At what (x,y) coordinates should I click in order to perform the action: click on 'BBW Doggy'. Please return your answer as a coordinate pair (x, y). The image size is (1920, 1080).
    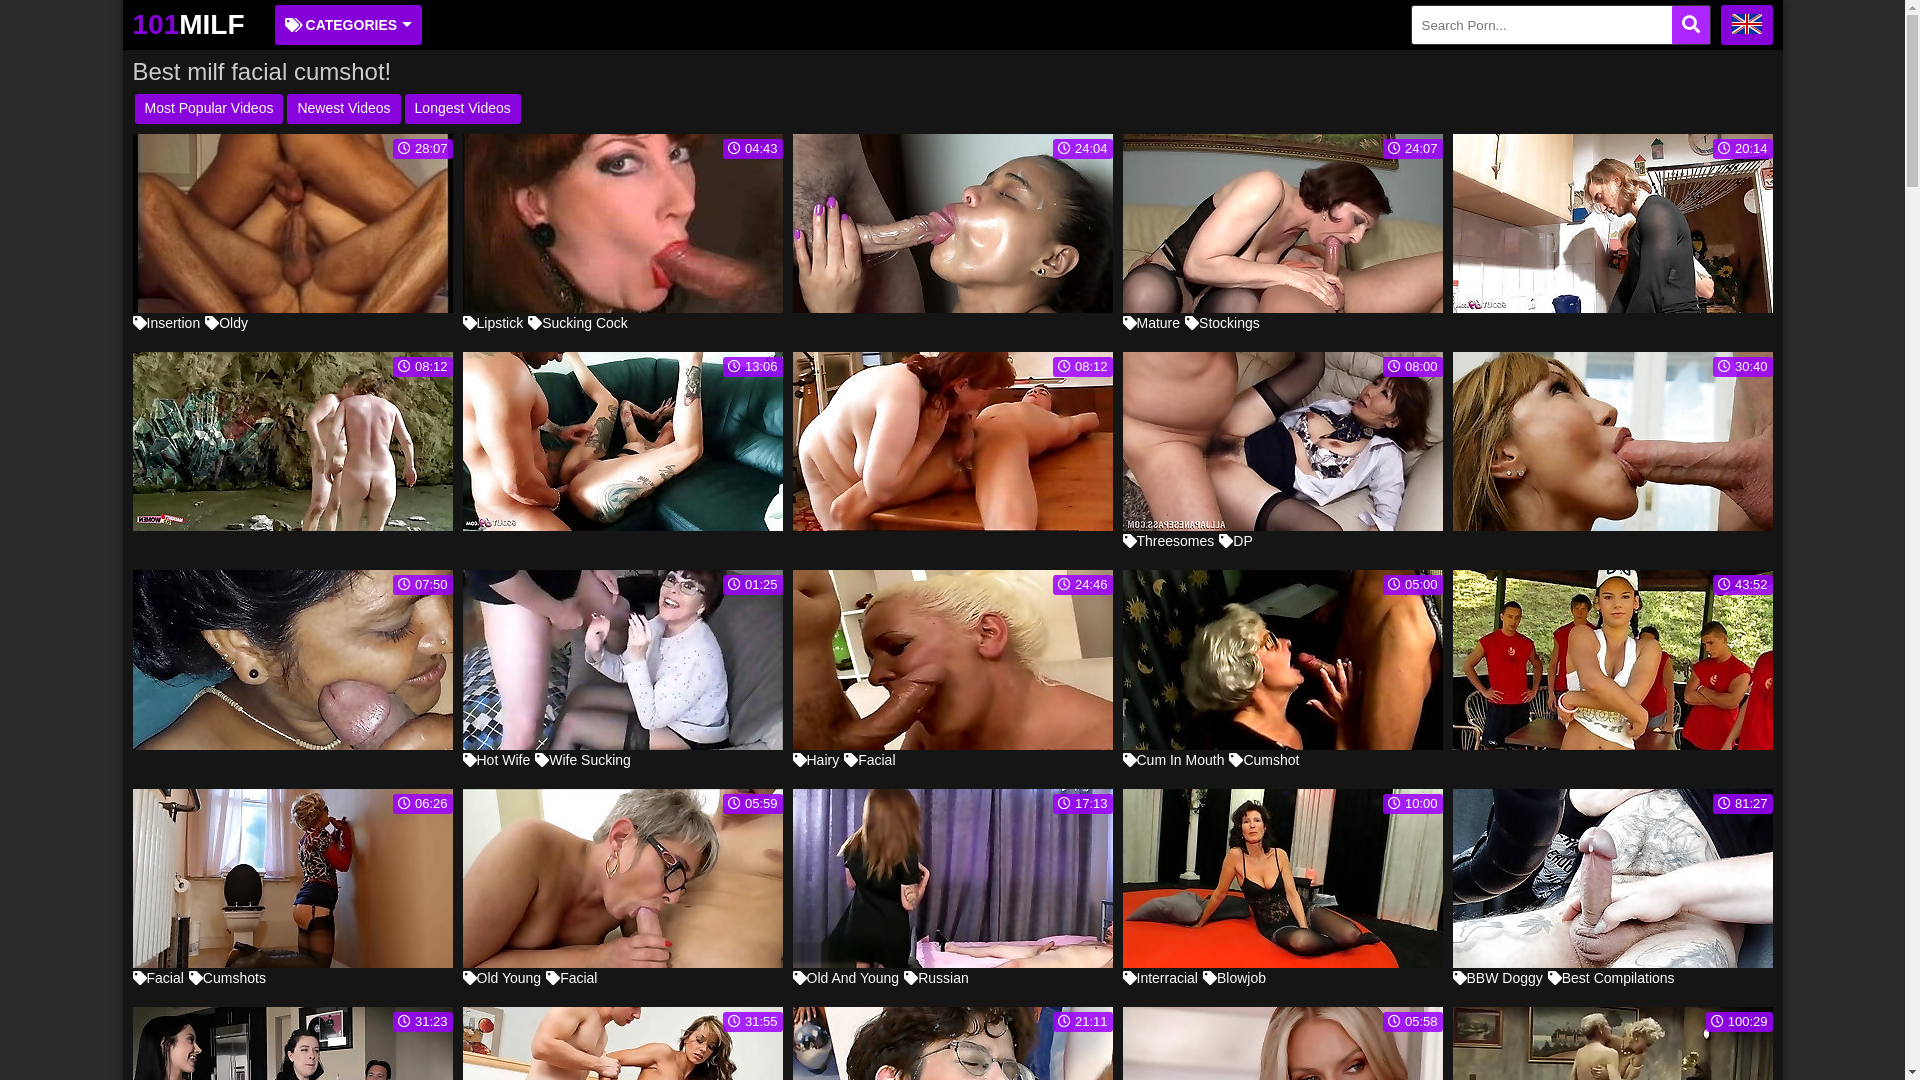
    Looking at the image, I should click on (1497, 977).